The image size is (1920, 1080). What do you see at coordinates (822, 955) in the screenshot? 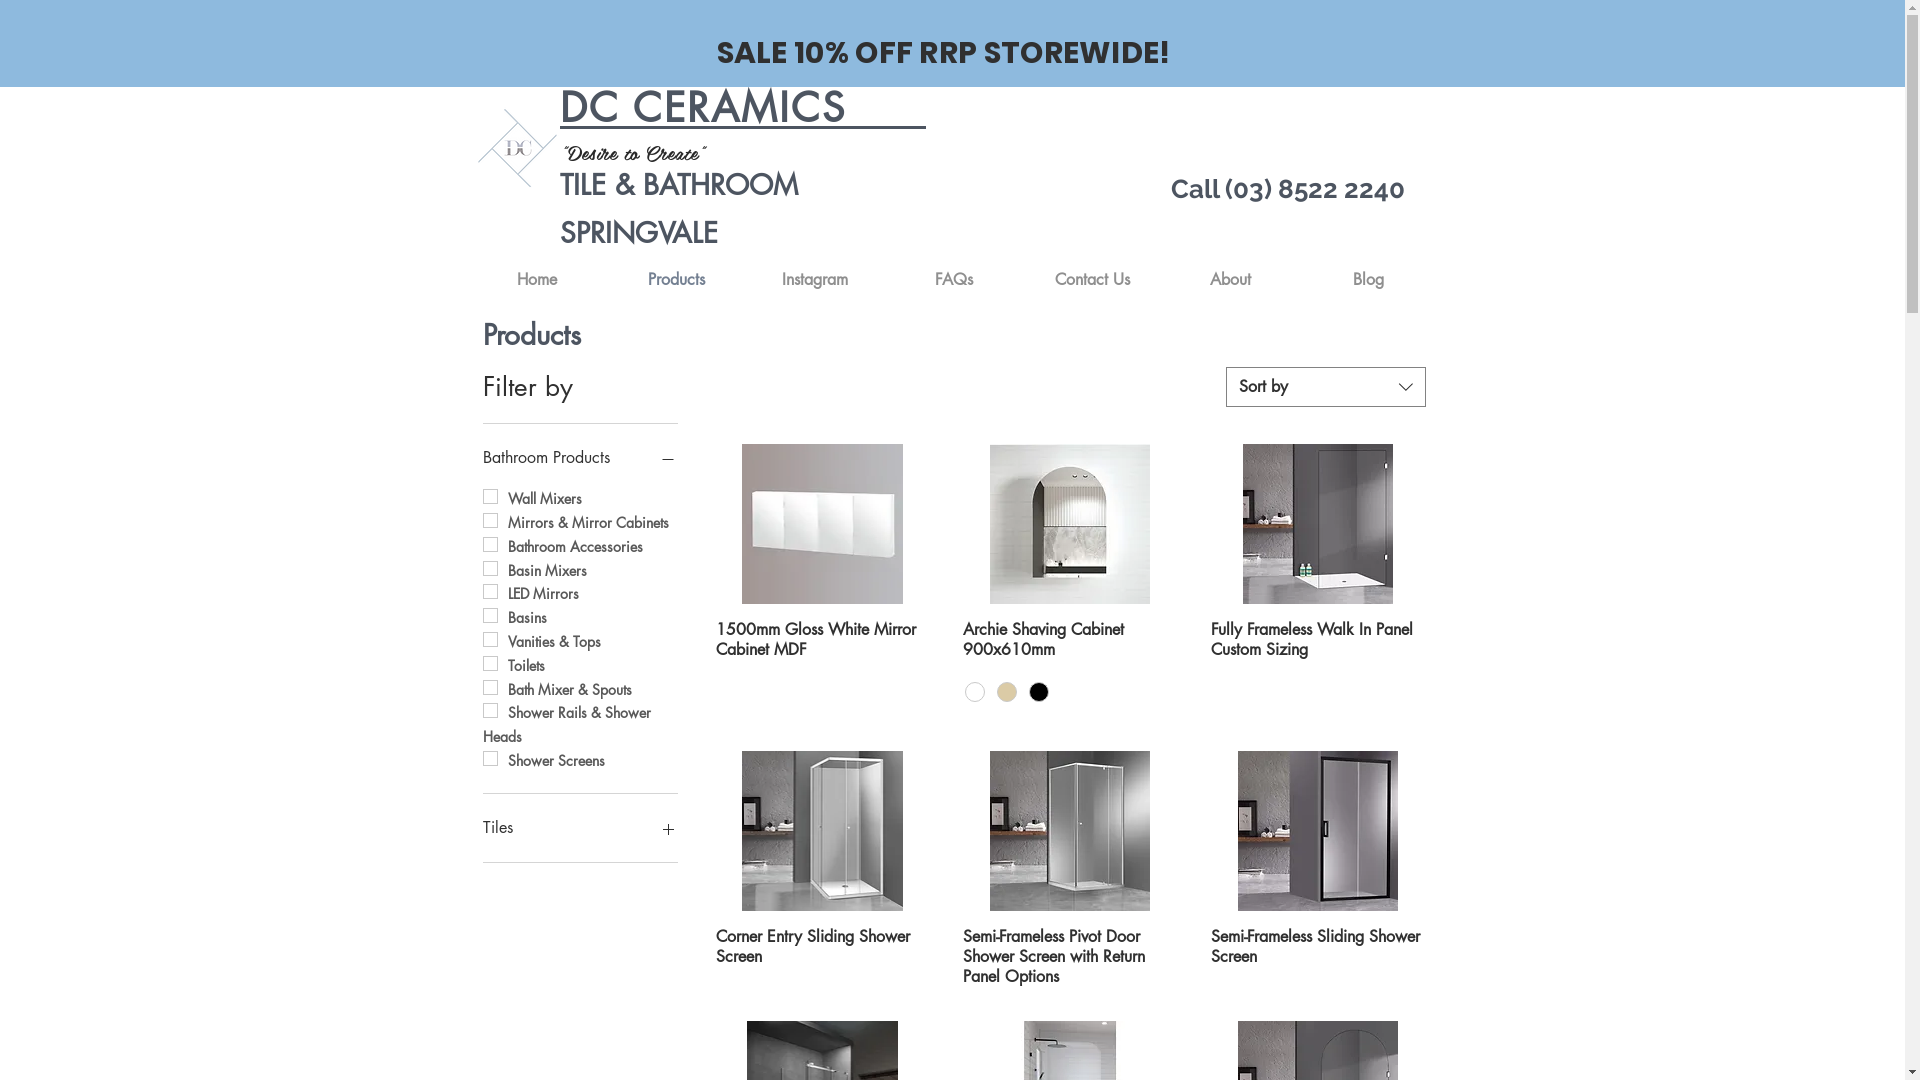
I see `'Corner Entry Sliding Shower Screen'` at bounding box center [822, 955].